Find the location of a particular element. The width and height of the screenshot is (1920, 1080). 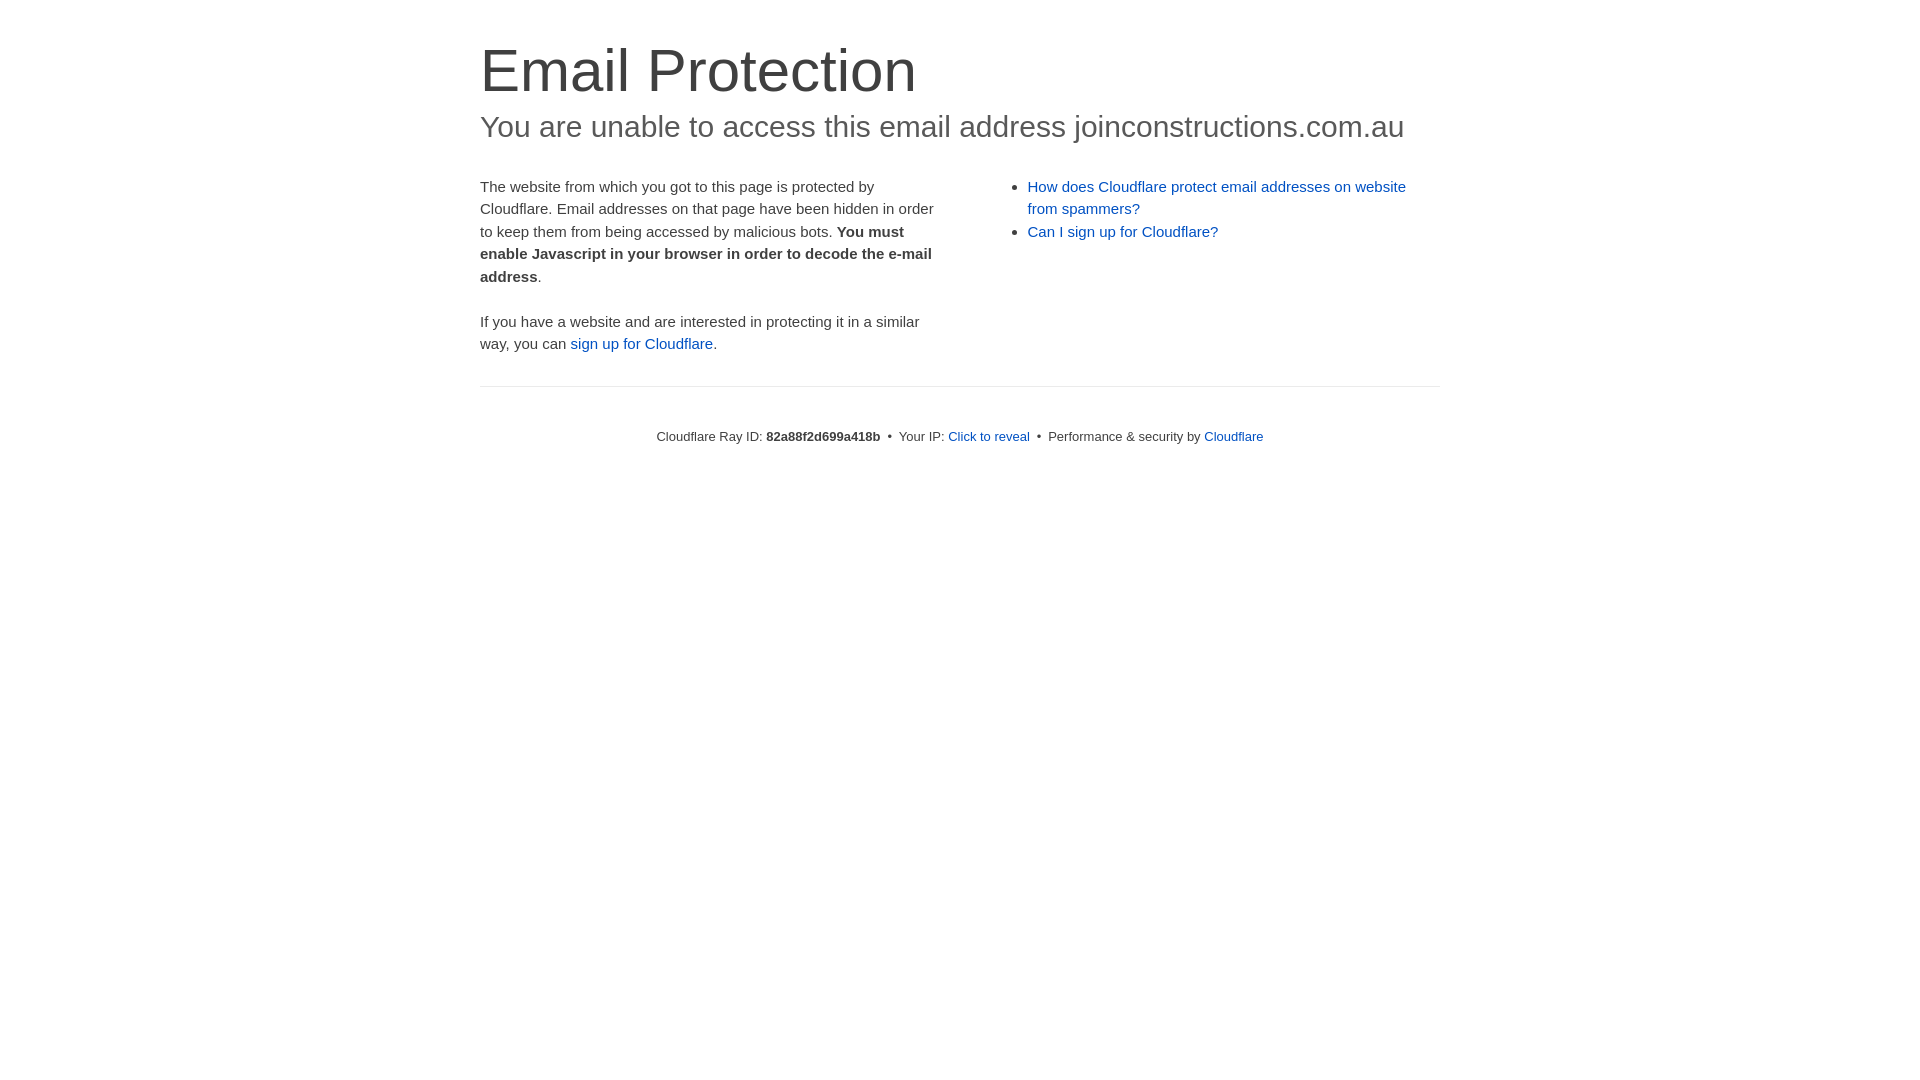

'Can I sign up for Cloudflare?' is located at coordinates (1123, 230).